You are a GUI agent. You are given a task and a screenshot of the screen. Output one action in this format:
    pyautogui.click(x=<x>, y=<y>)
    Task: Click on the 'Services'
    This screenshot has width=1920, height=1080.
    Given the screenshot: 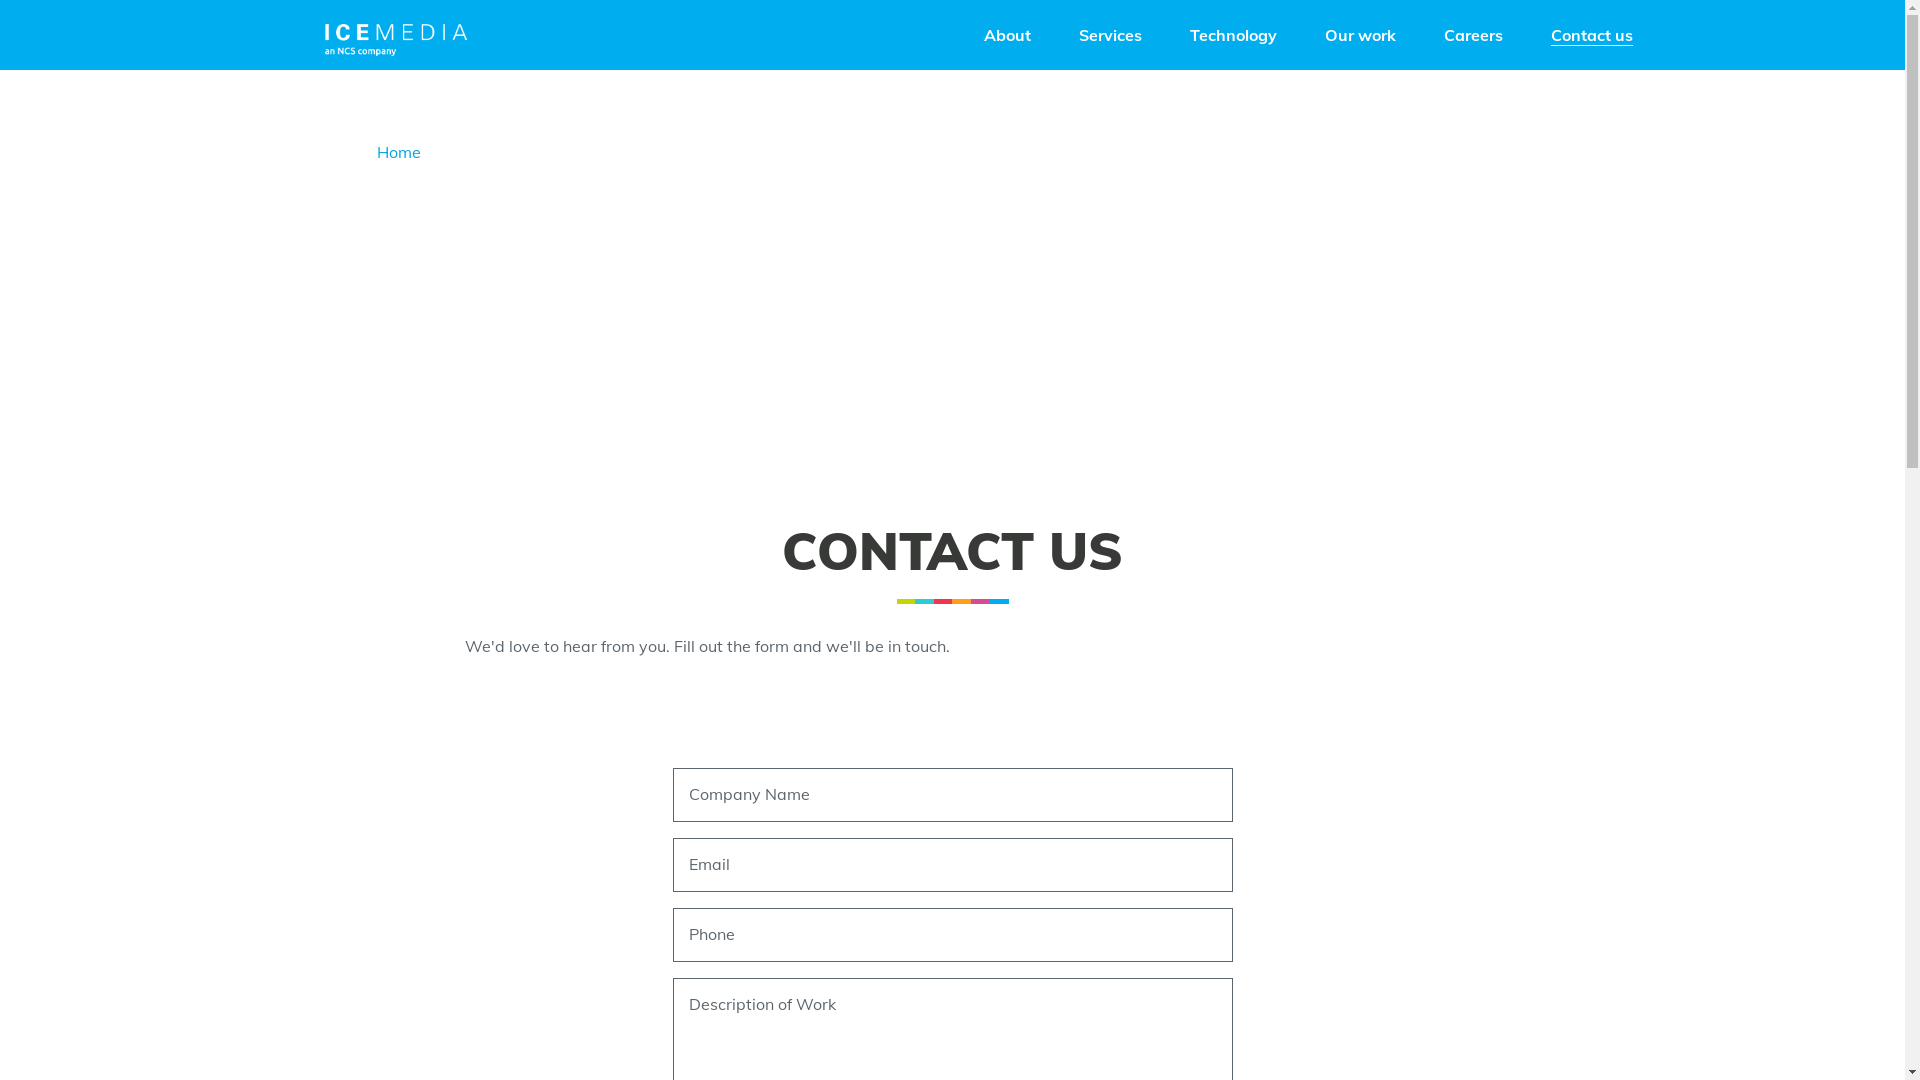 What is the action you would take?
    pyautogui.click(x=1108, y=34)
    